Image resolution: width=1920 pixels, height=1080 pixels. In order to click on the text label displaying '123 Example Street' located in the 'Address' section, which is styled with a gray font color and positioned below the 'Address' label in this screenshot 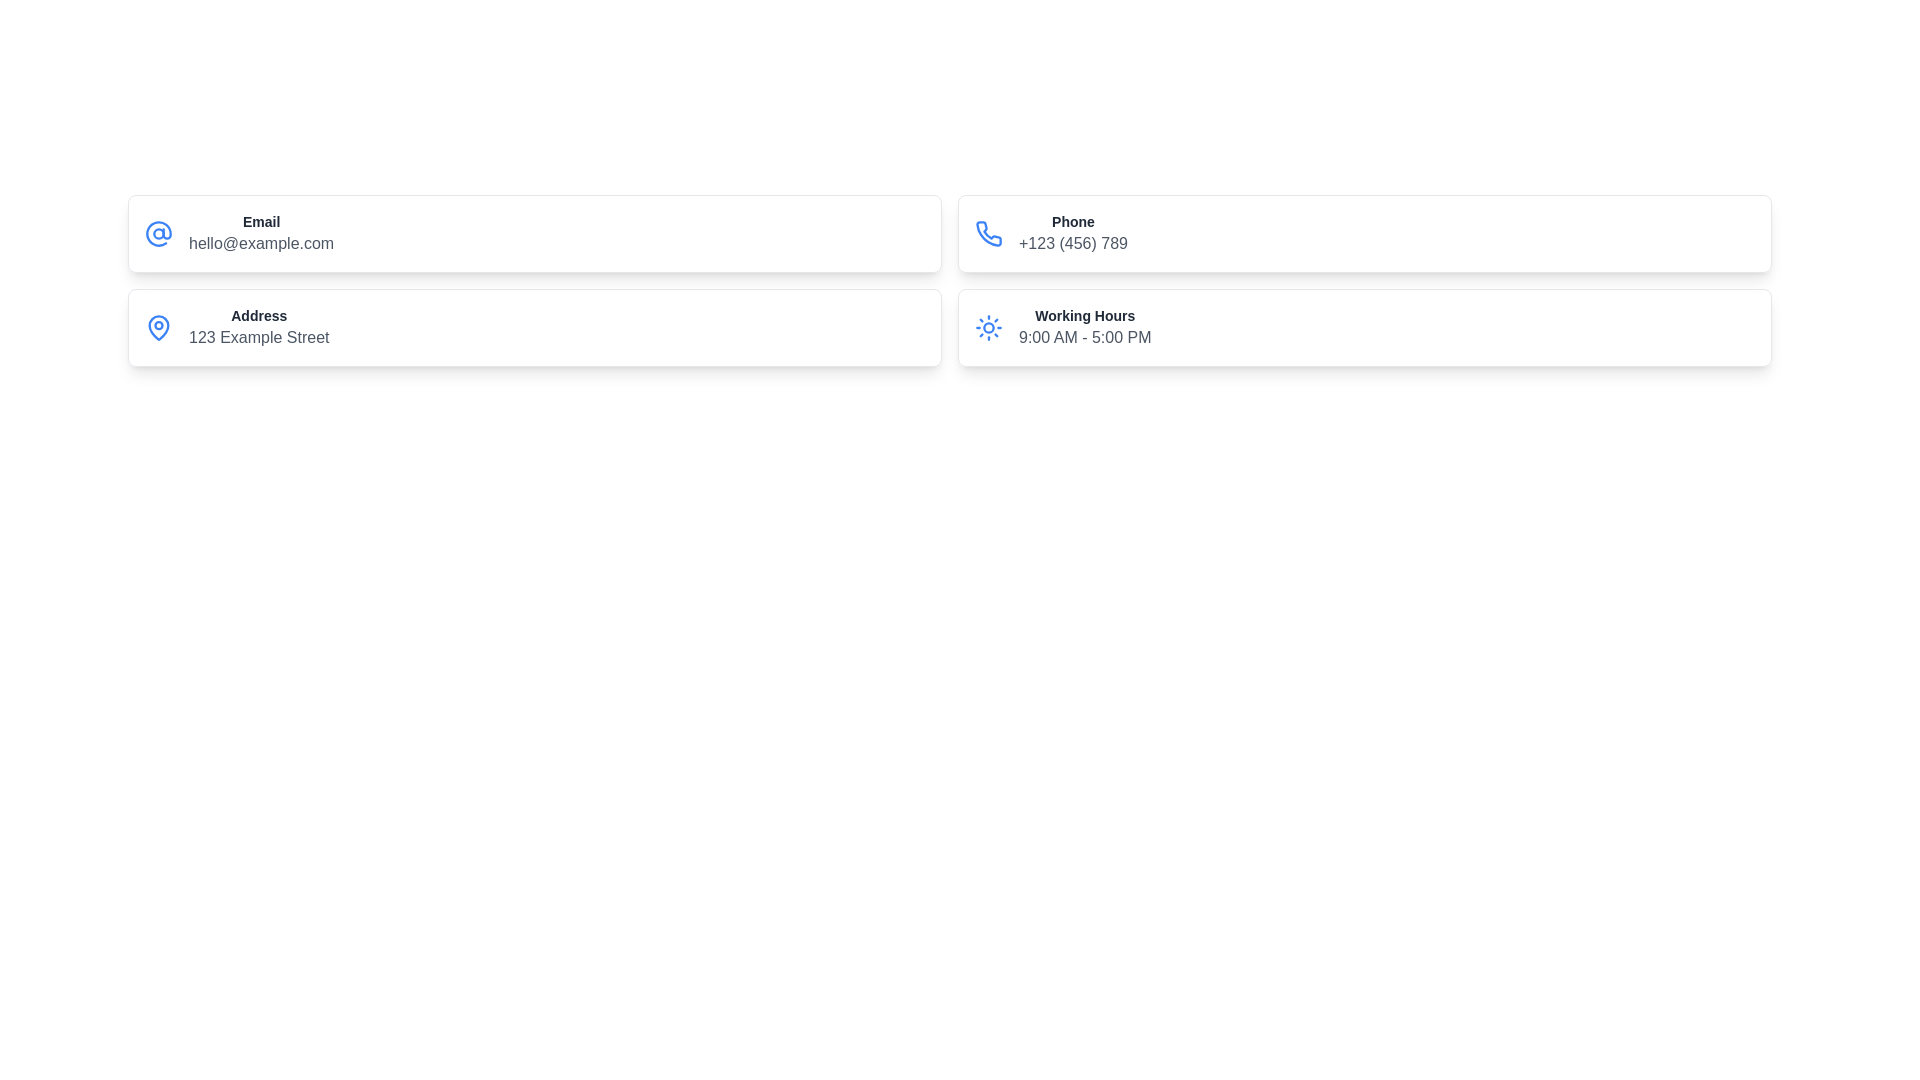, I will do `click(258, 337)`.